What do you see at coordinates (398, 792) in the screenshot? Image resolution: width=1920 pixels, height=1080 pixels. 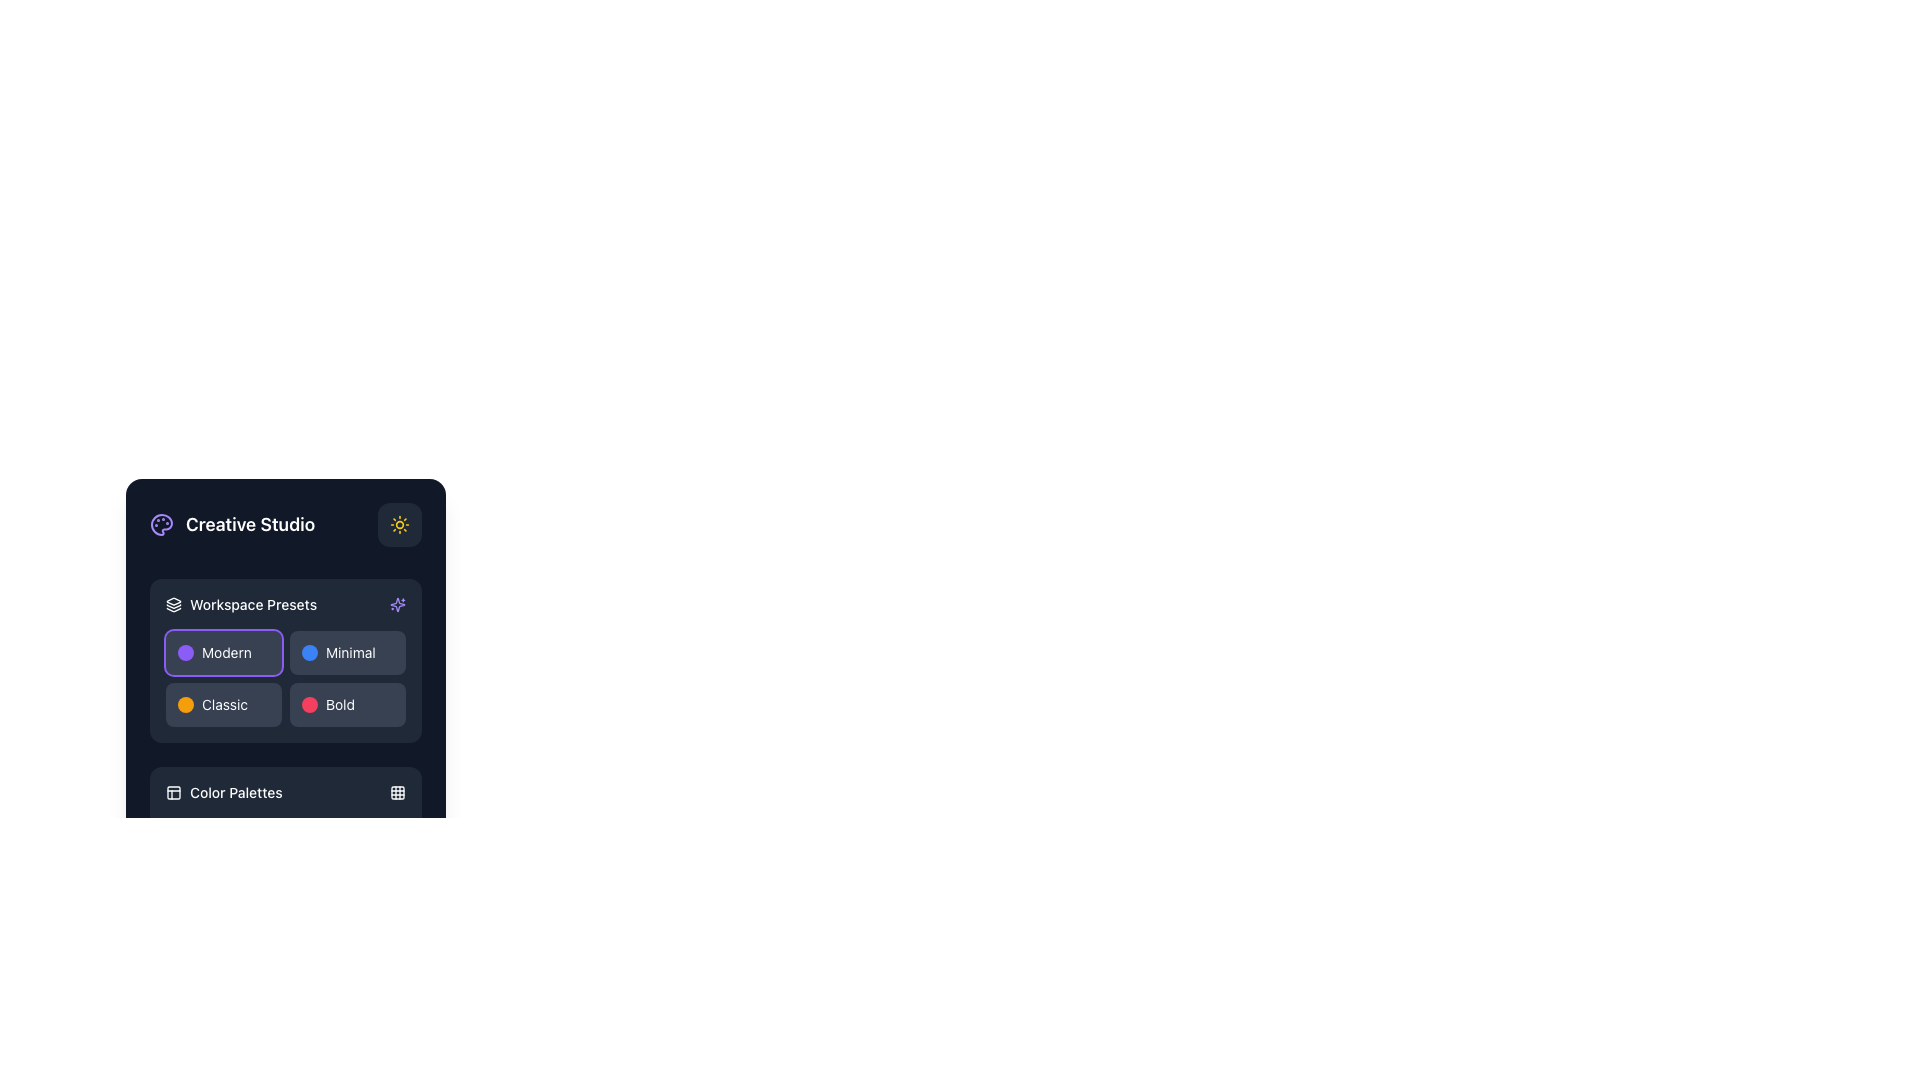 I see `the button icon located at the far-right side of the 'Color Palettes' section header` at bounding box center [398, 792].